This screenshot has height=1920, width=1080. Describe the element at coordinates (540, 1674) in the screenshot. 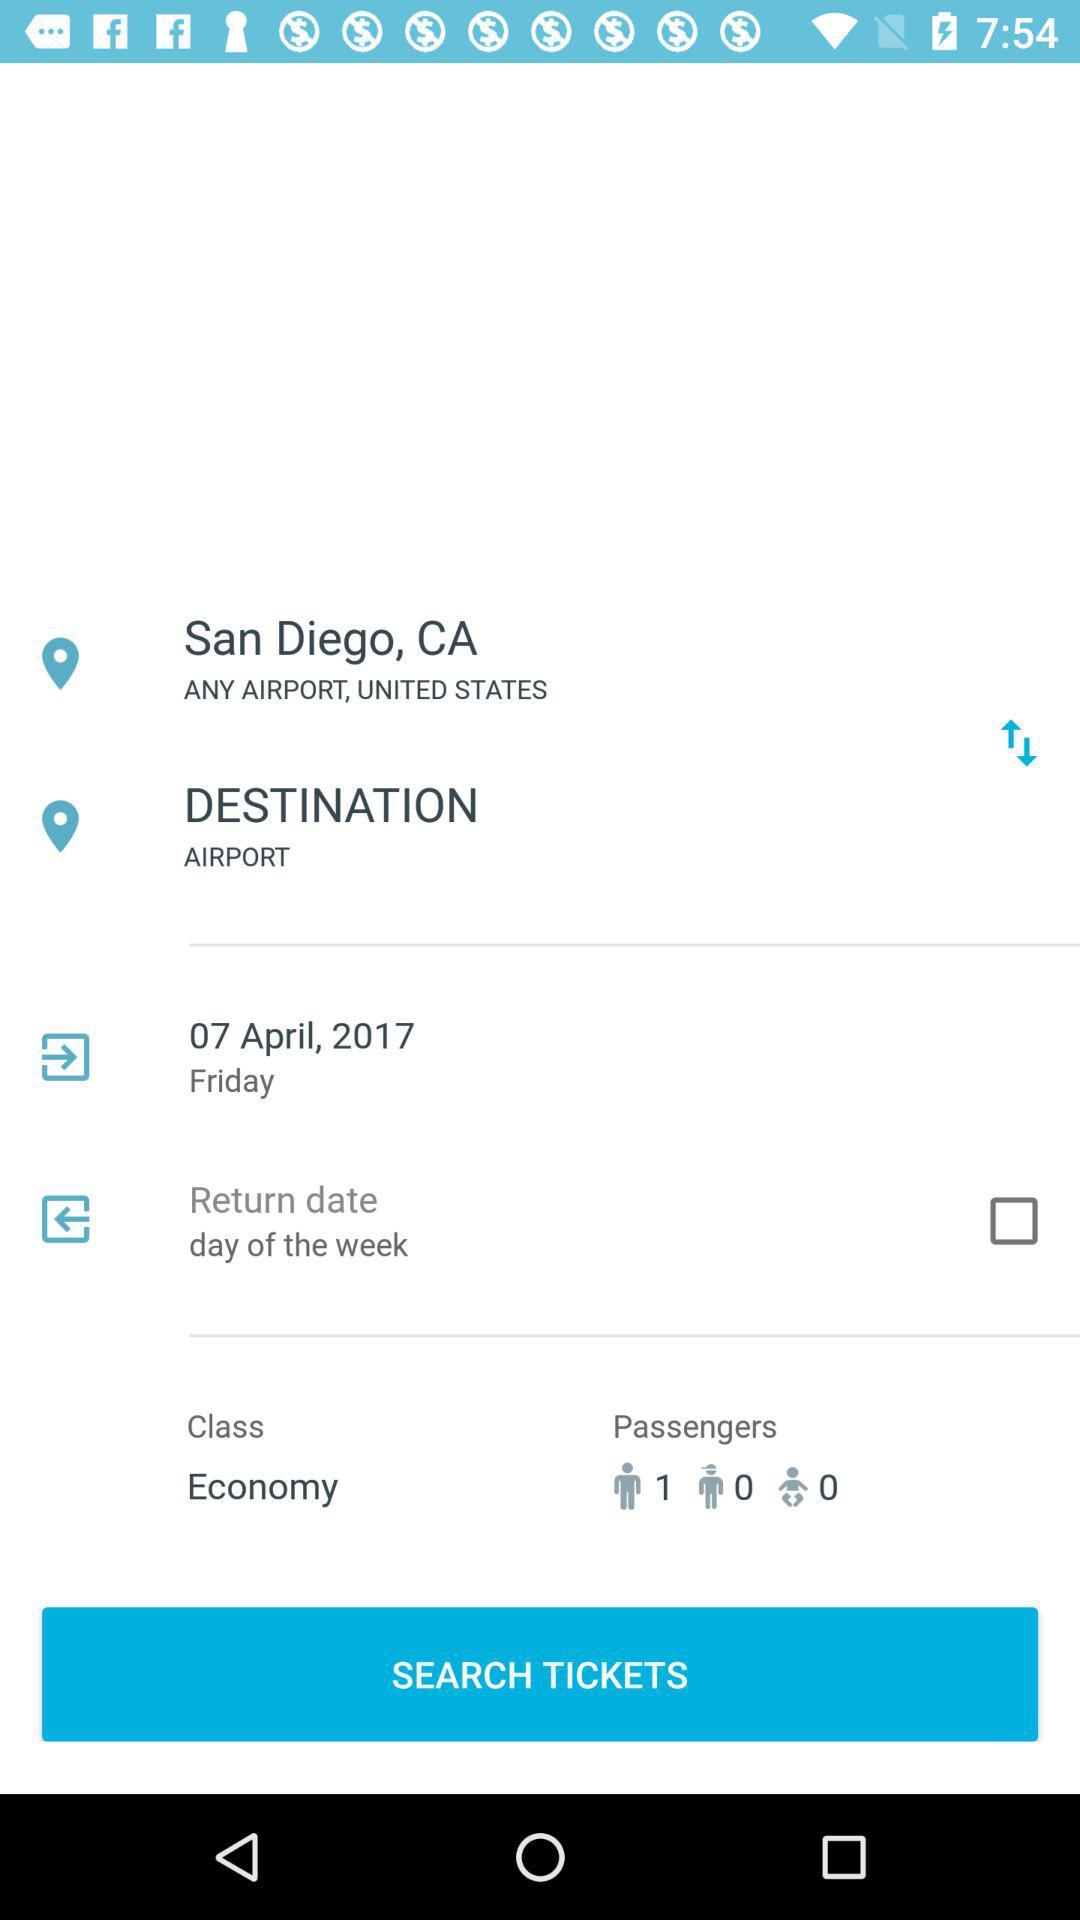

I see `the search tickets button` at that location.